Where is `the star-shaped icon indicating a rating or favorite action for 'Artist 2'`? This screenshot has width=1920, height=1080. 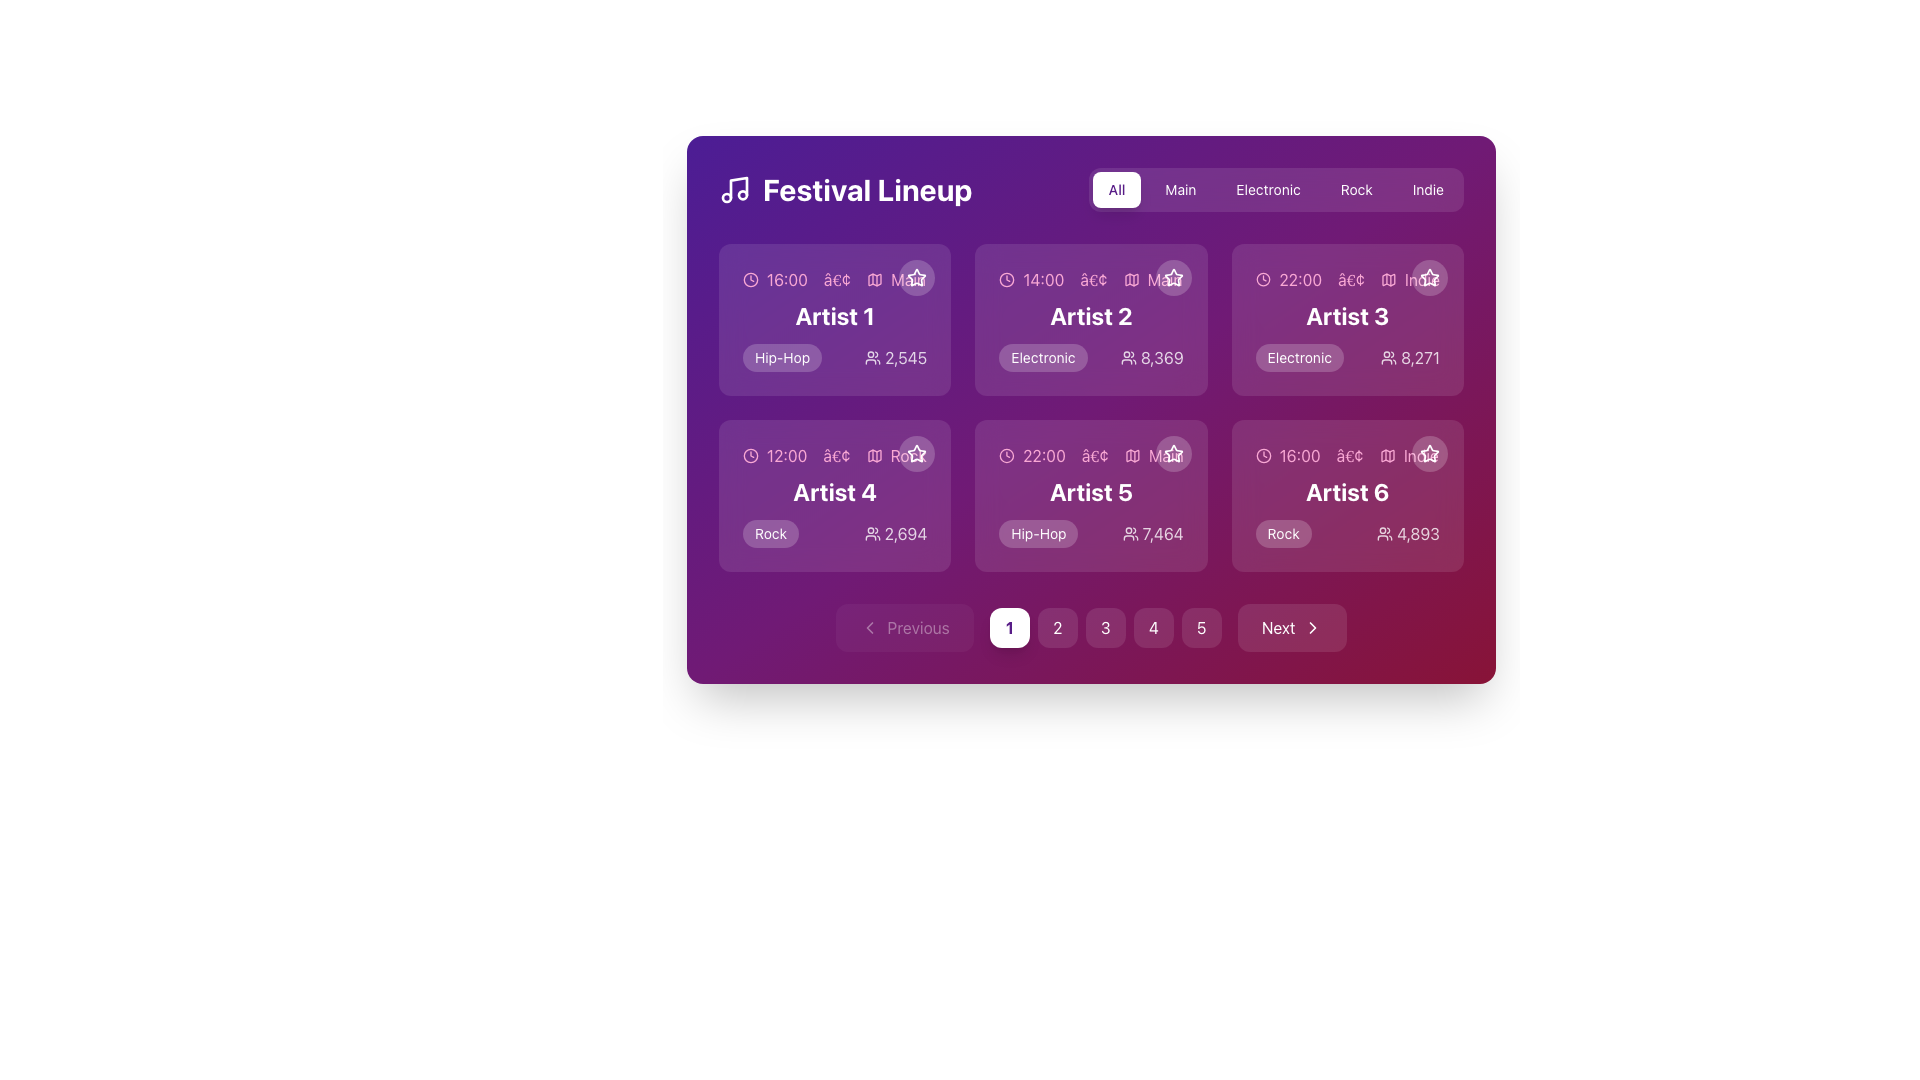
the star-shaped icon indicating a rating or favorite action for 'Artist 2' is located at coordinates (1173, 277).